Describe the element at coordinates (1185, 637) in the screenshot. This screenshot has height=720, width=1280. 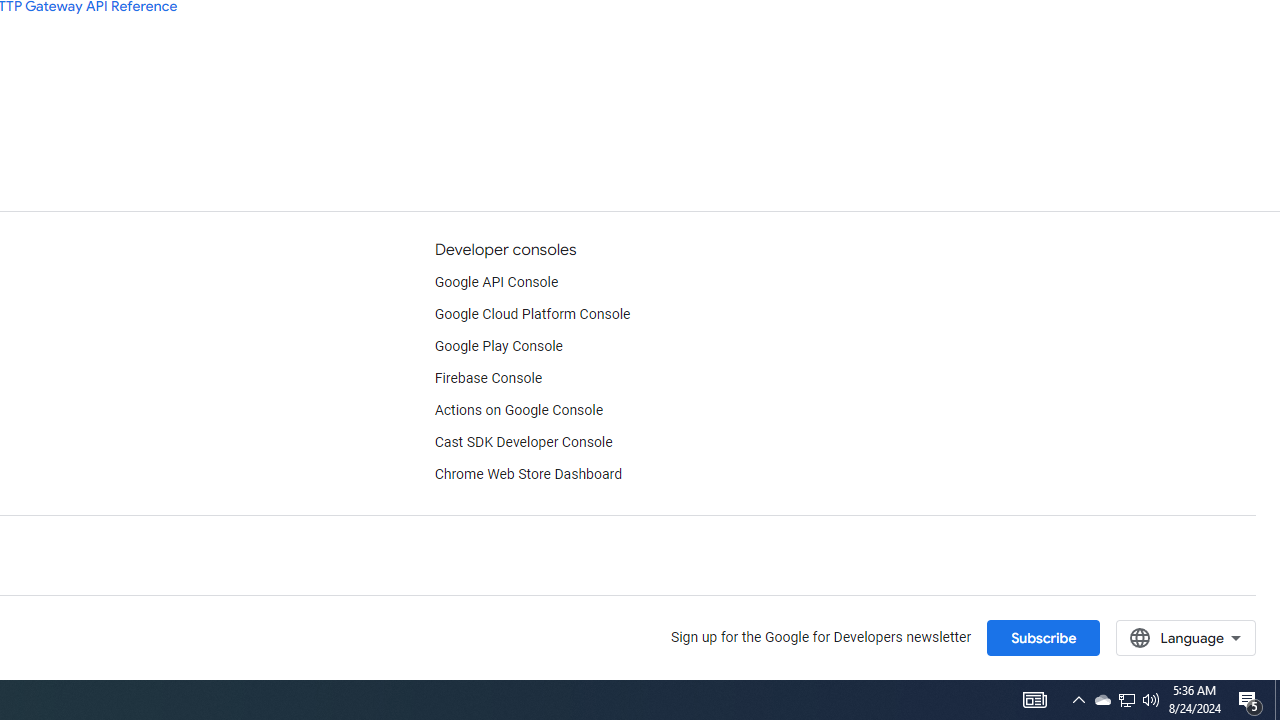
I see `'Language'` at that location.